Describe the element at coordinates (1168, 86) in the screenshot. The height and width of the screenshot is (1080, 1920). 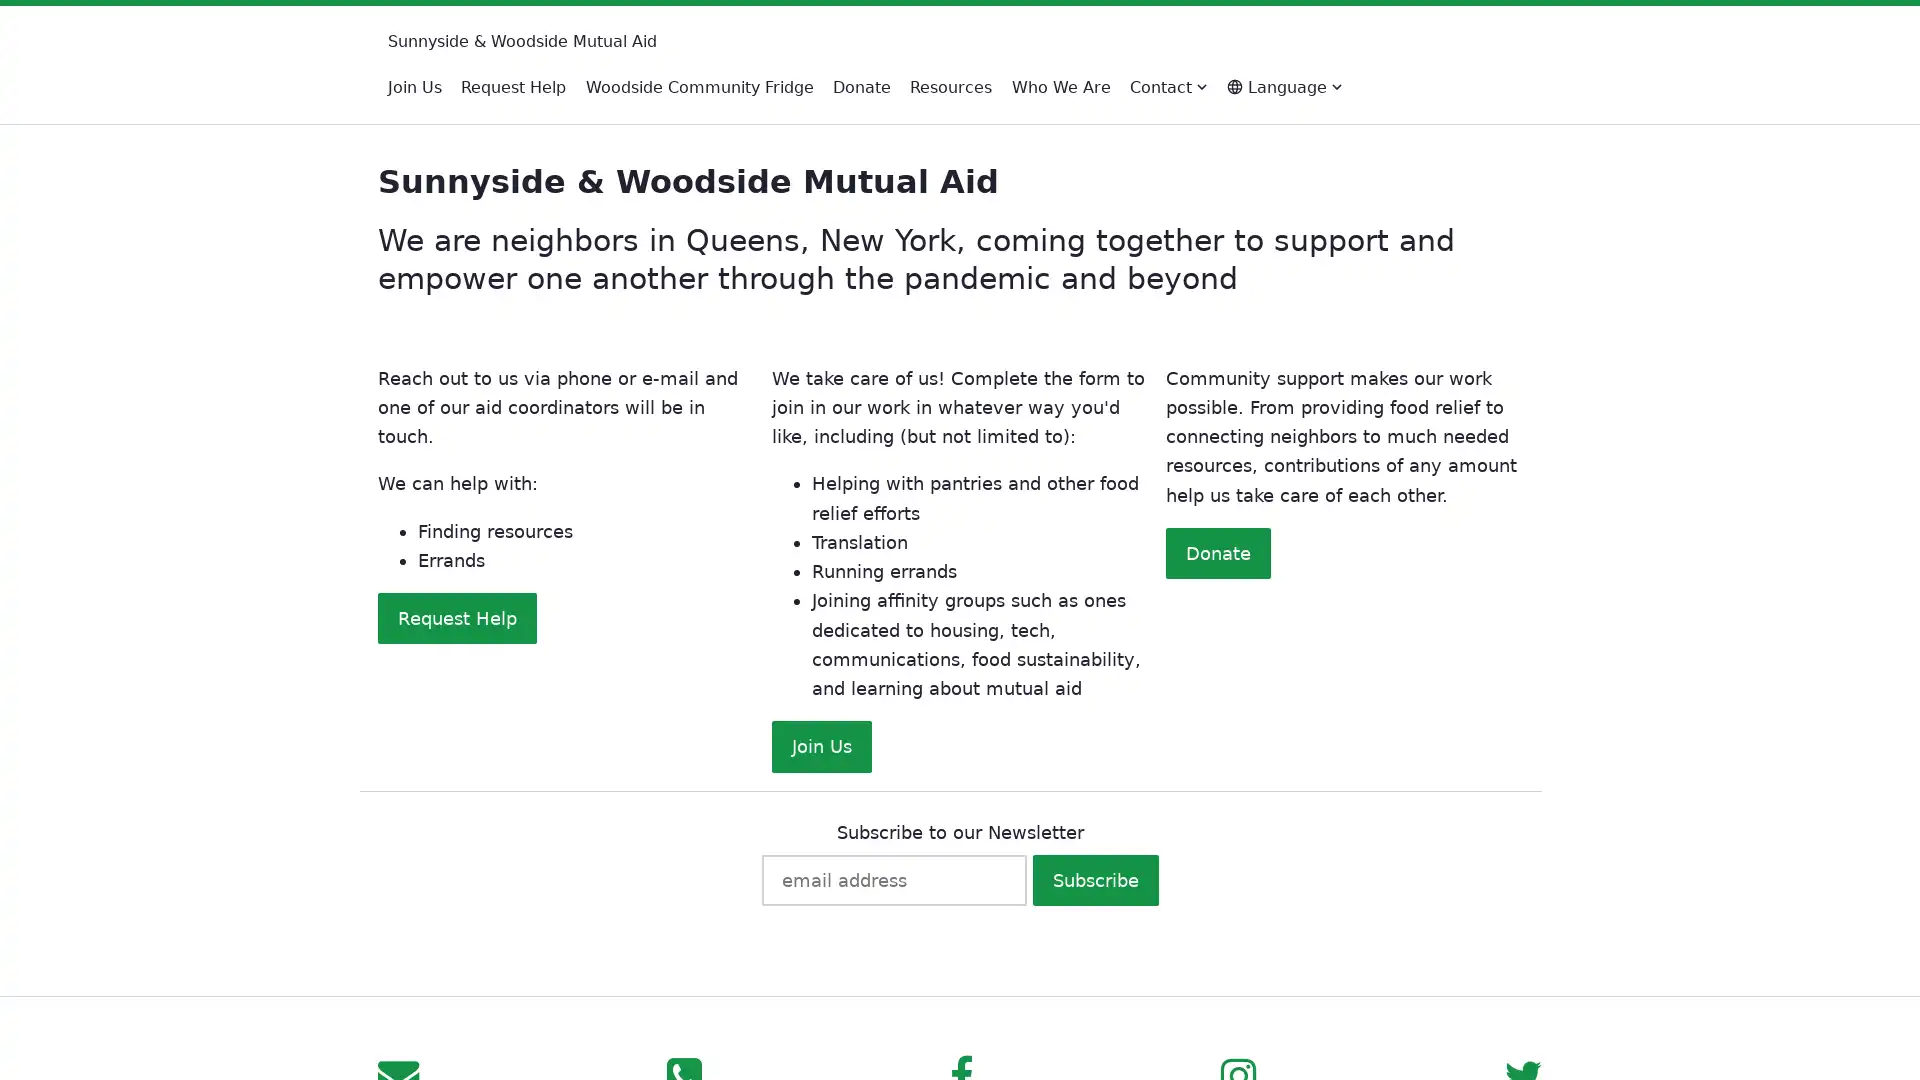
I see `Contact` at that location.